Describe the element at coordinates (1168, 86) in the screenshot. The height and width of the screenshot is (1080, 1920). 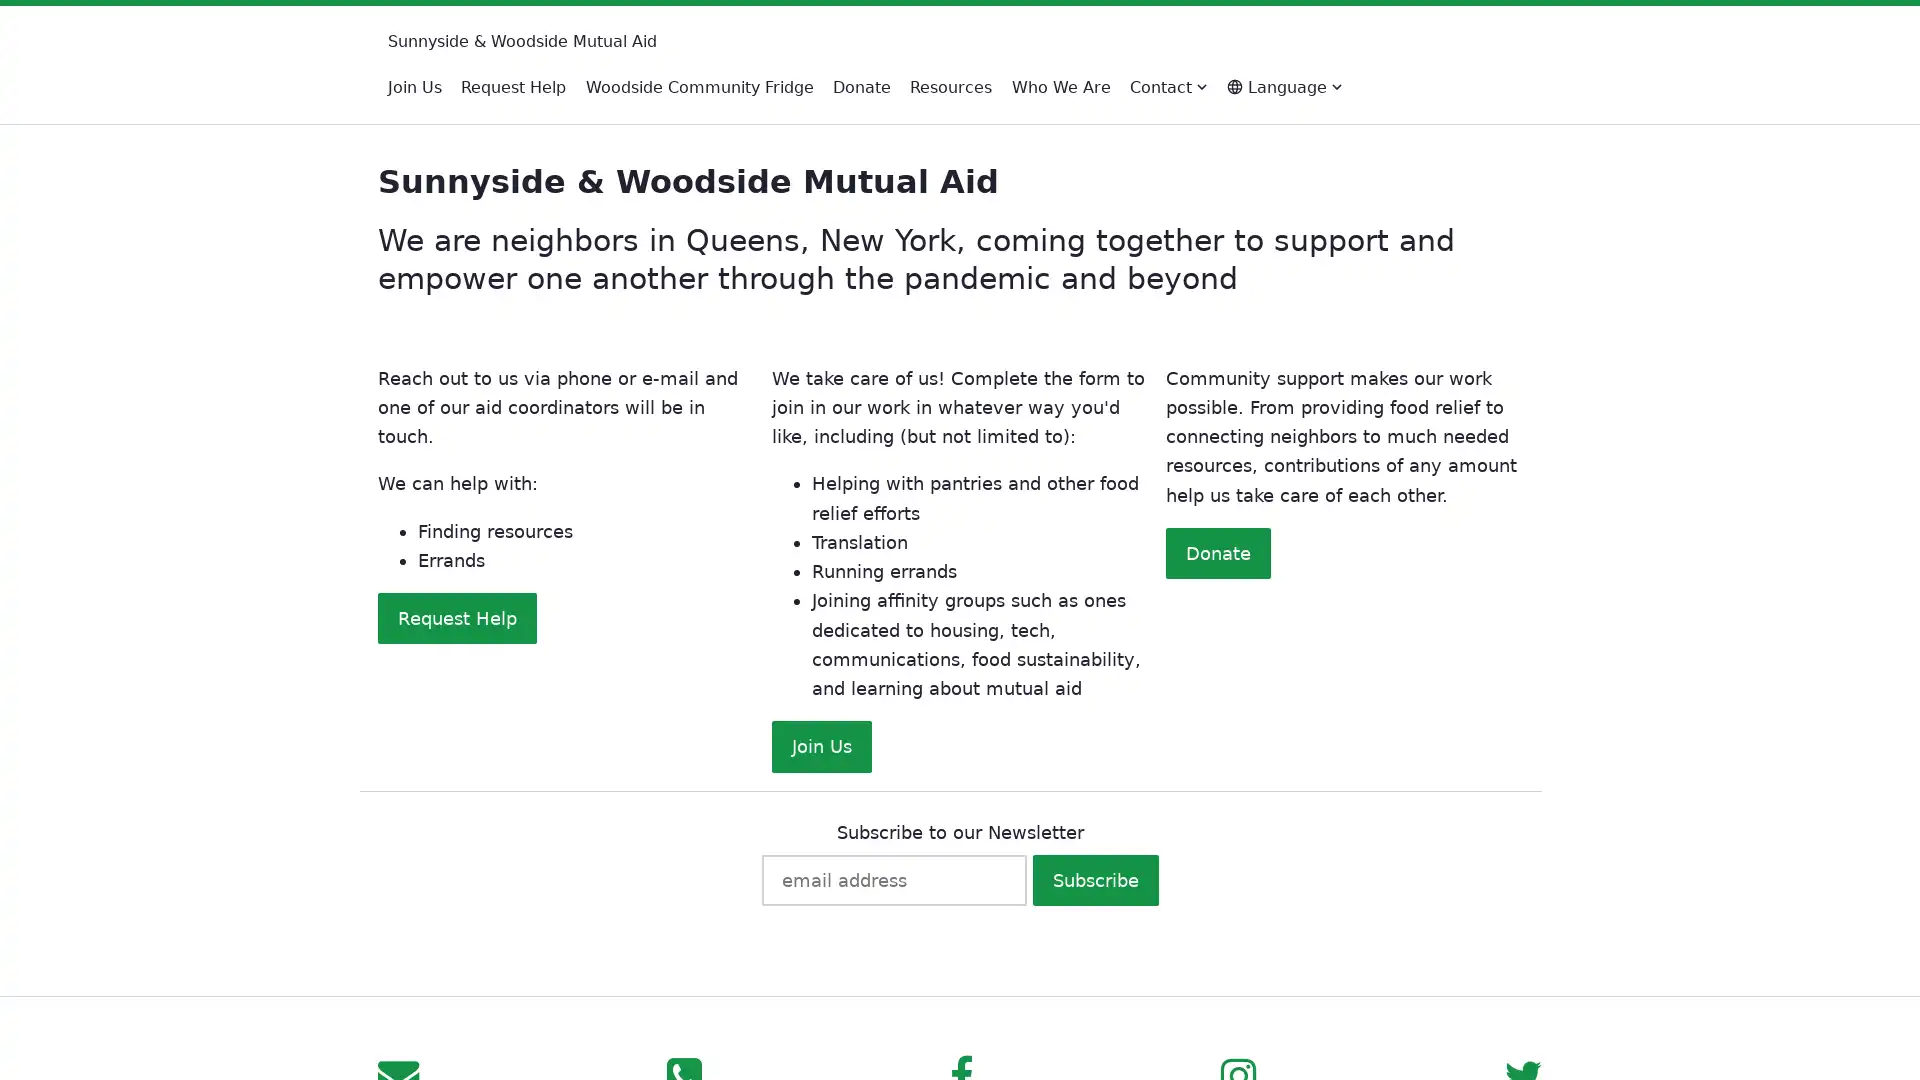
I see `Contact` at that location.